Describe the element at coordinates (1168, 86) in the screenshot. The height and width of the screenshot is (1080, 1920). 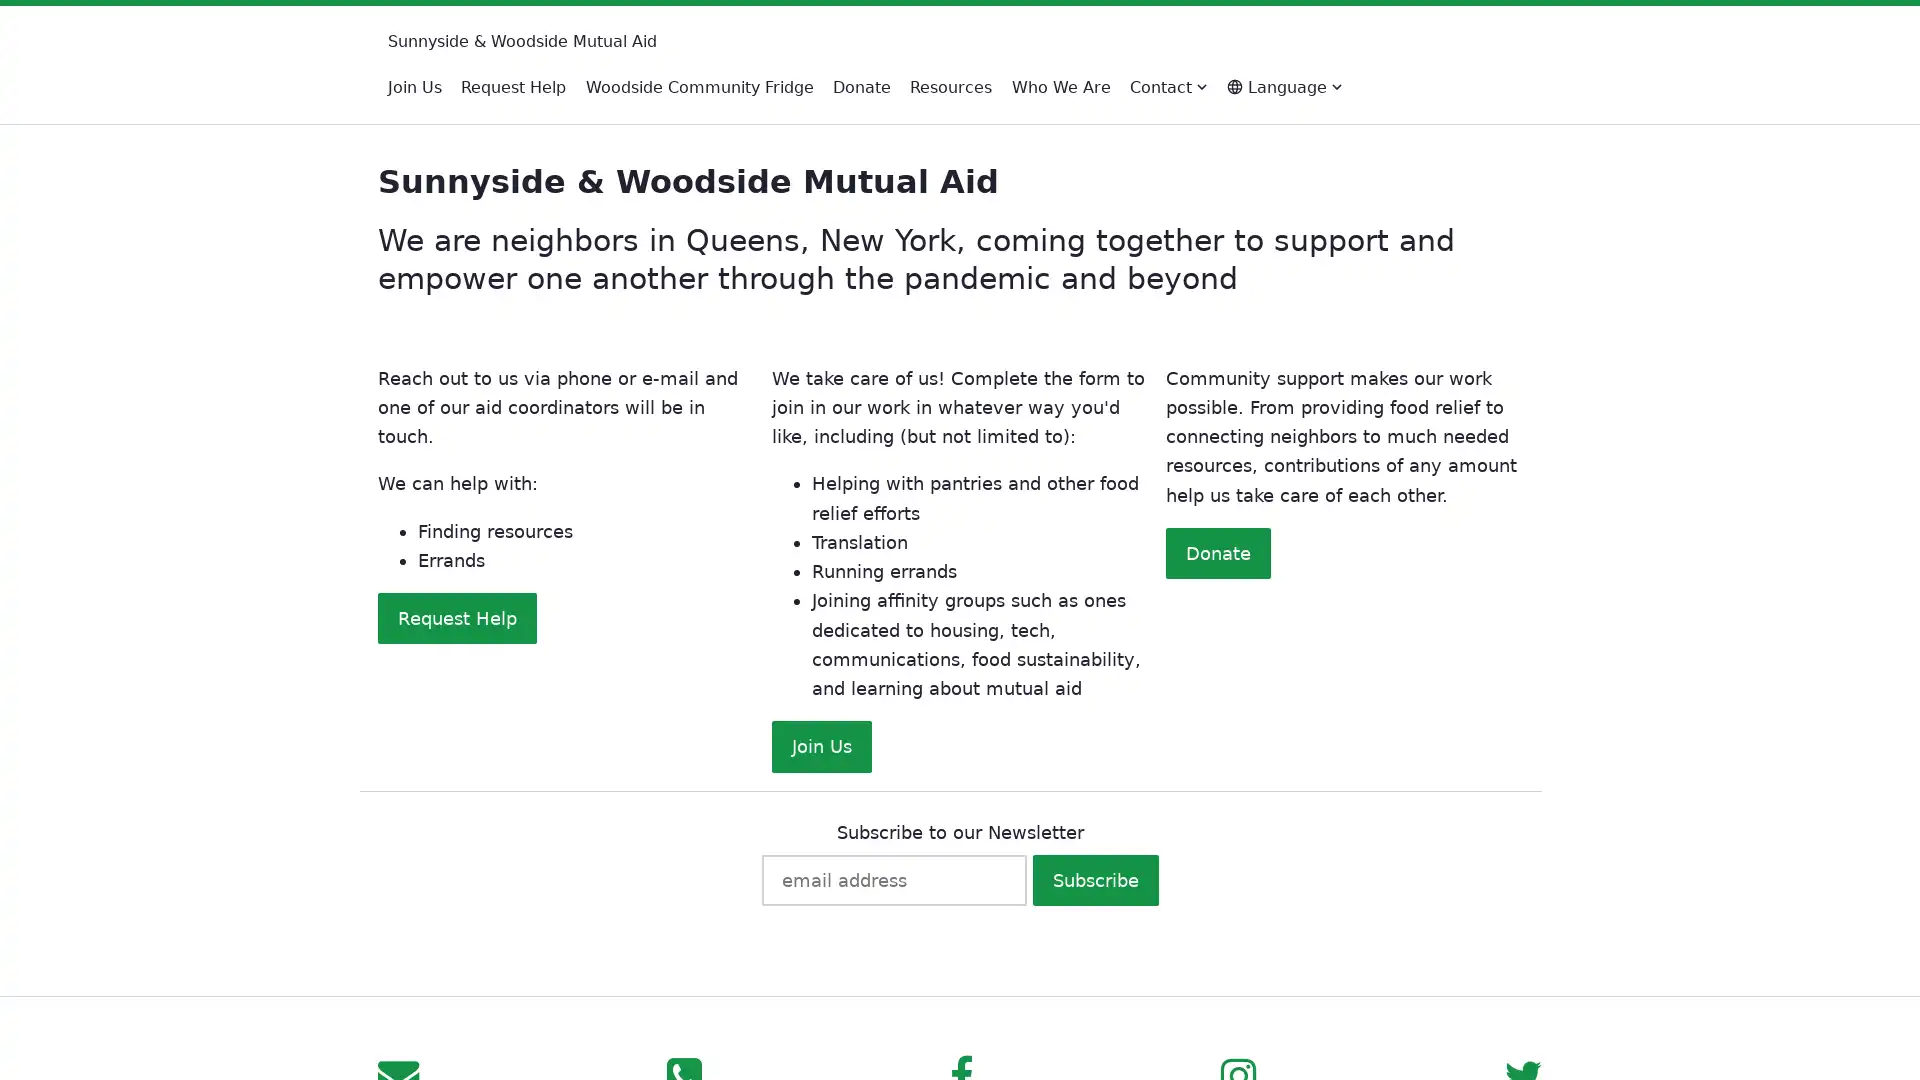
I see `Contact` at that location.